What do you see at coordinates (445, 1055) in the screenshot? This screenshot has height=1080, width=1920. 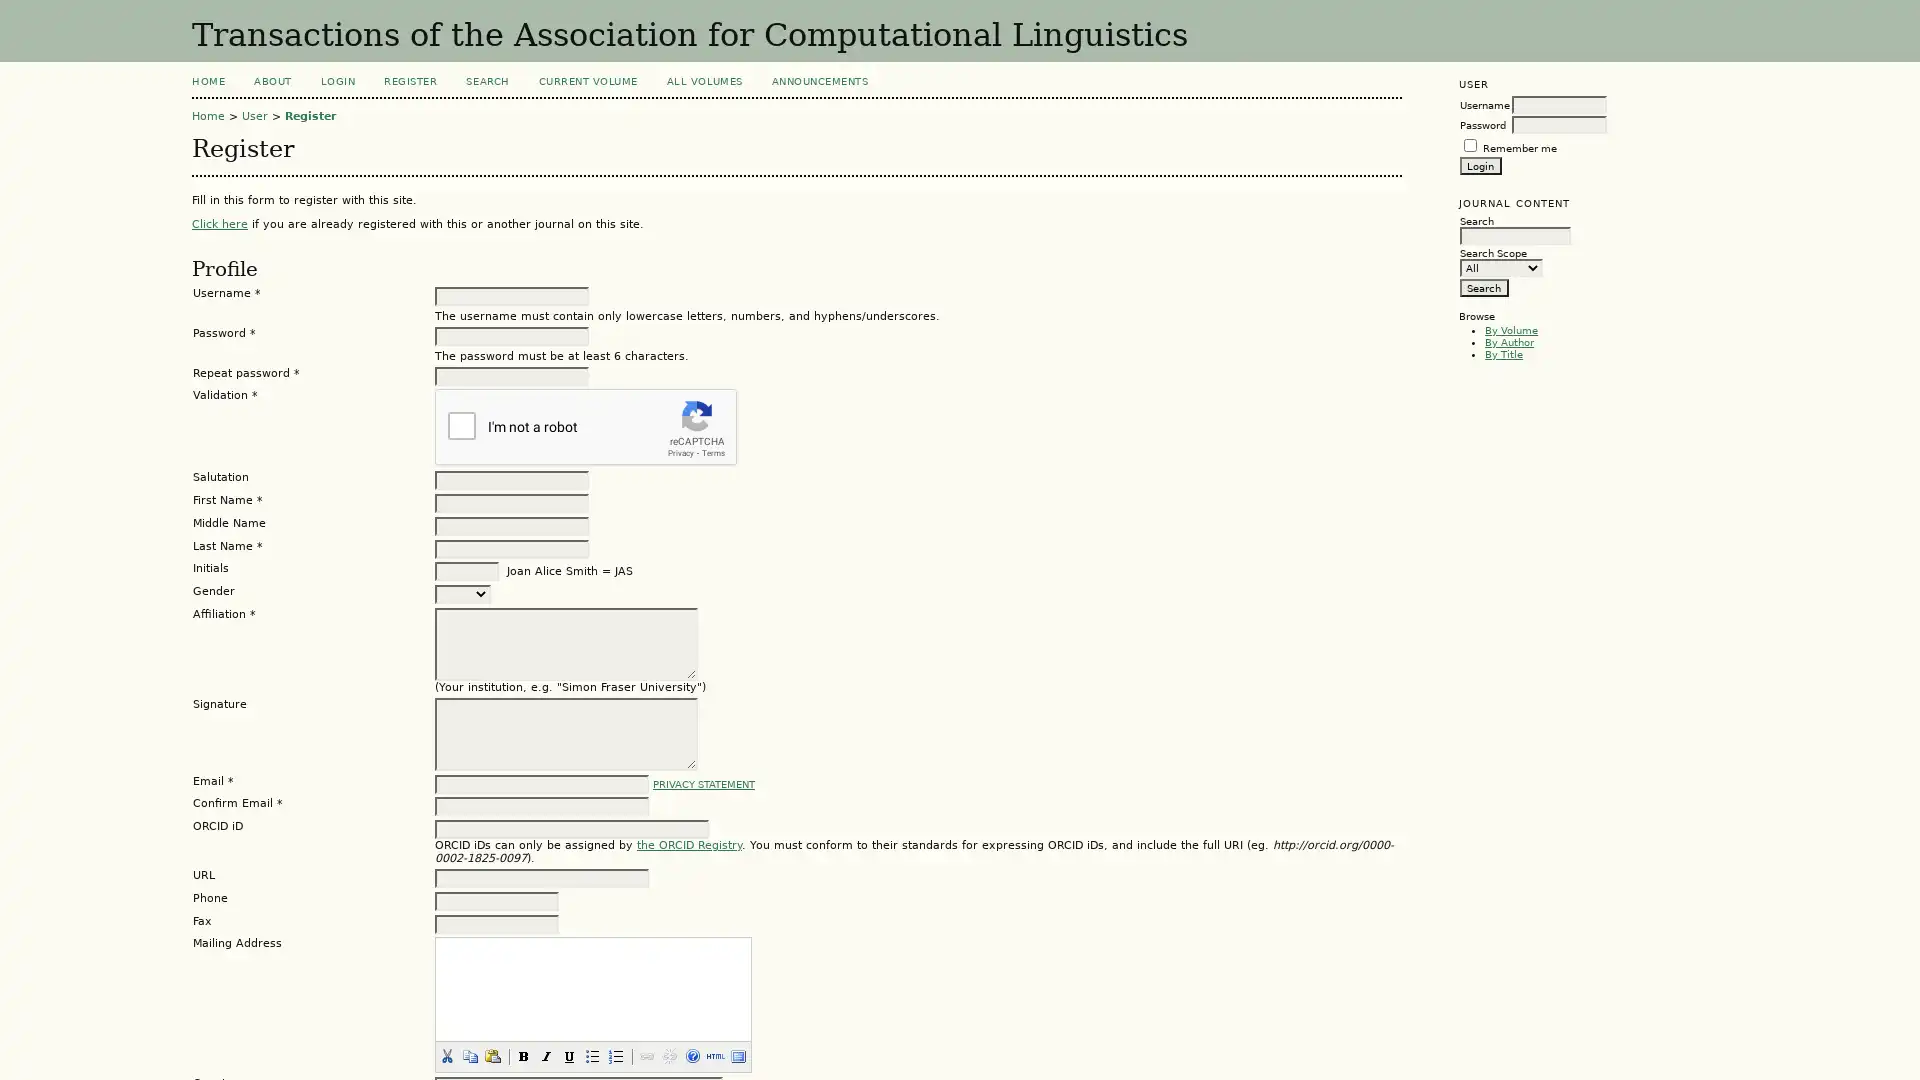 I see `Cut (Ctrl+X)` at bounding box center [445, 1055].